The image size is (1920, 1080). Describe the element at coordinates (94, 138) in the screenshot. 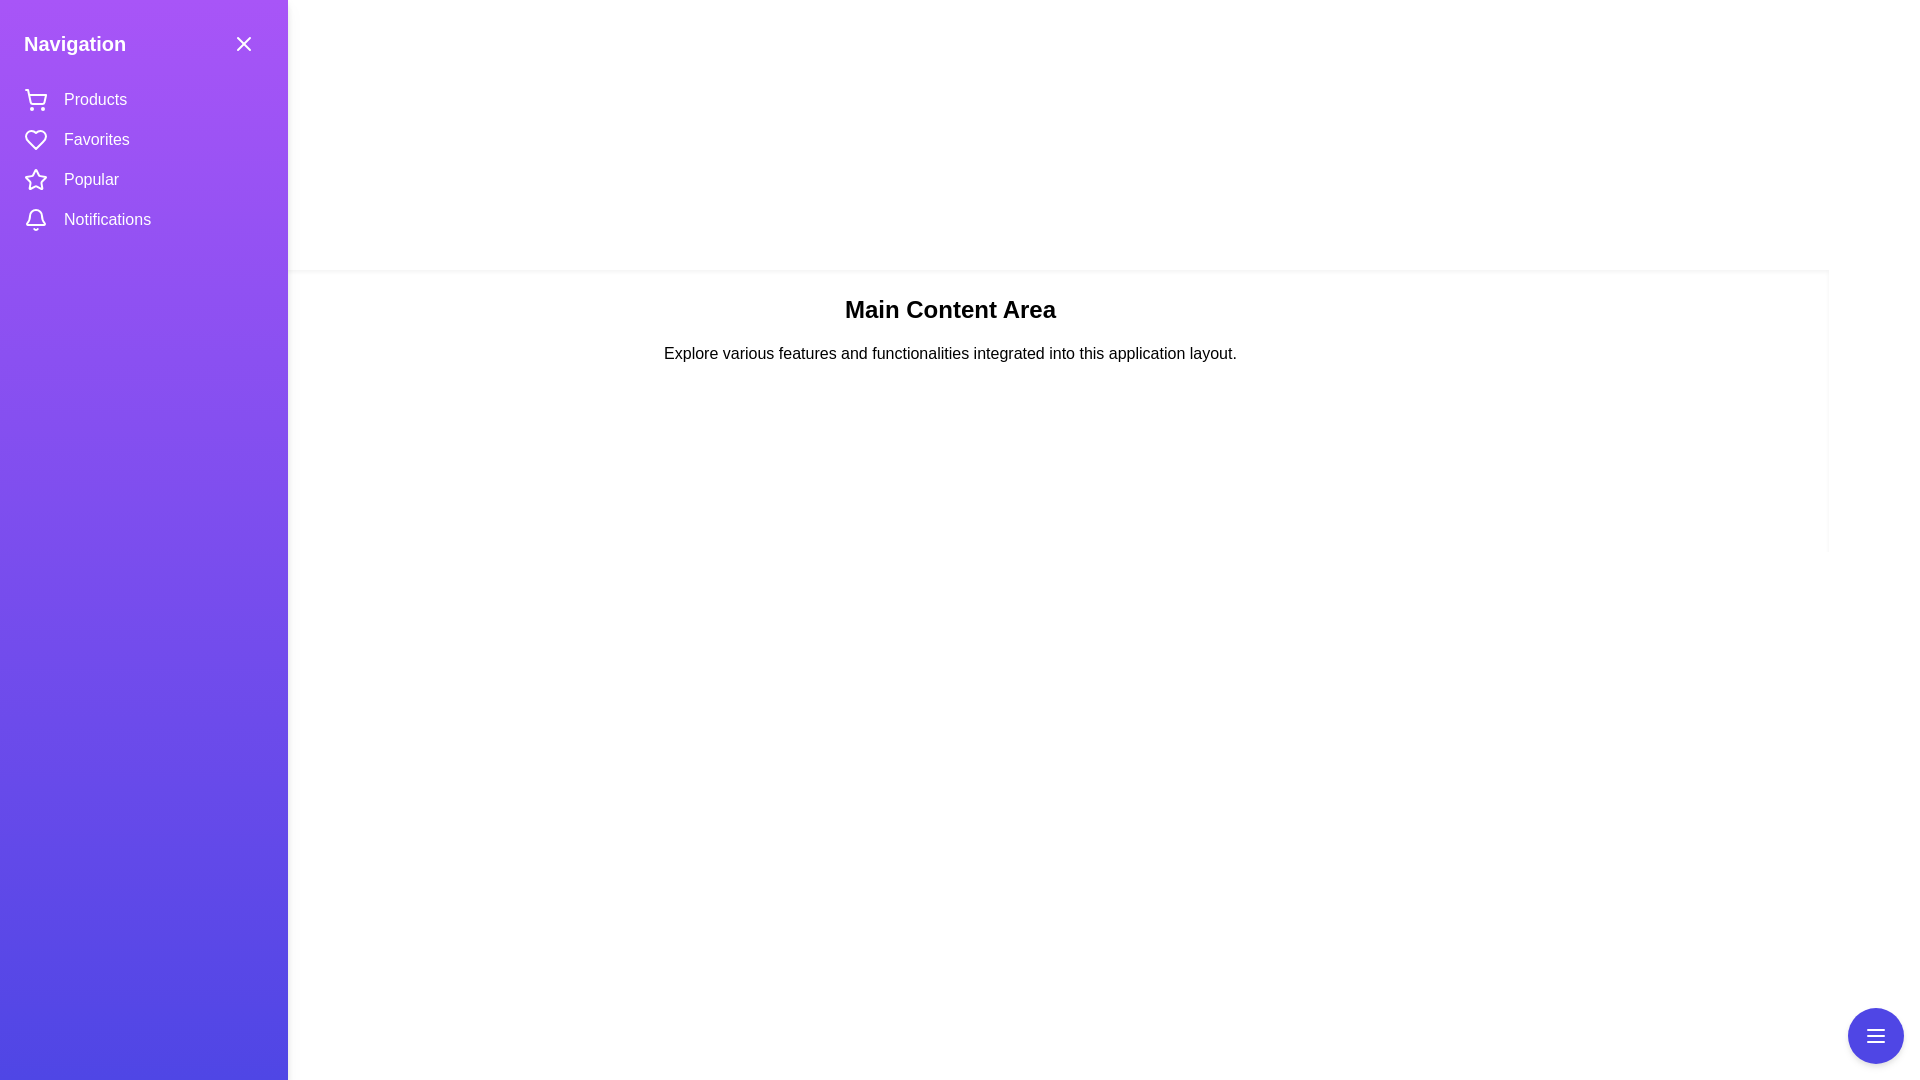

I see `the navigation item Favorites to navigate to the corresponding section` at that location.